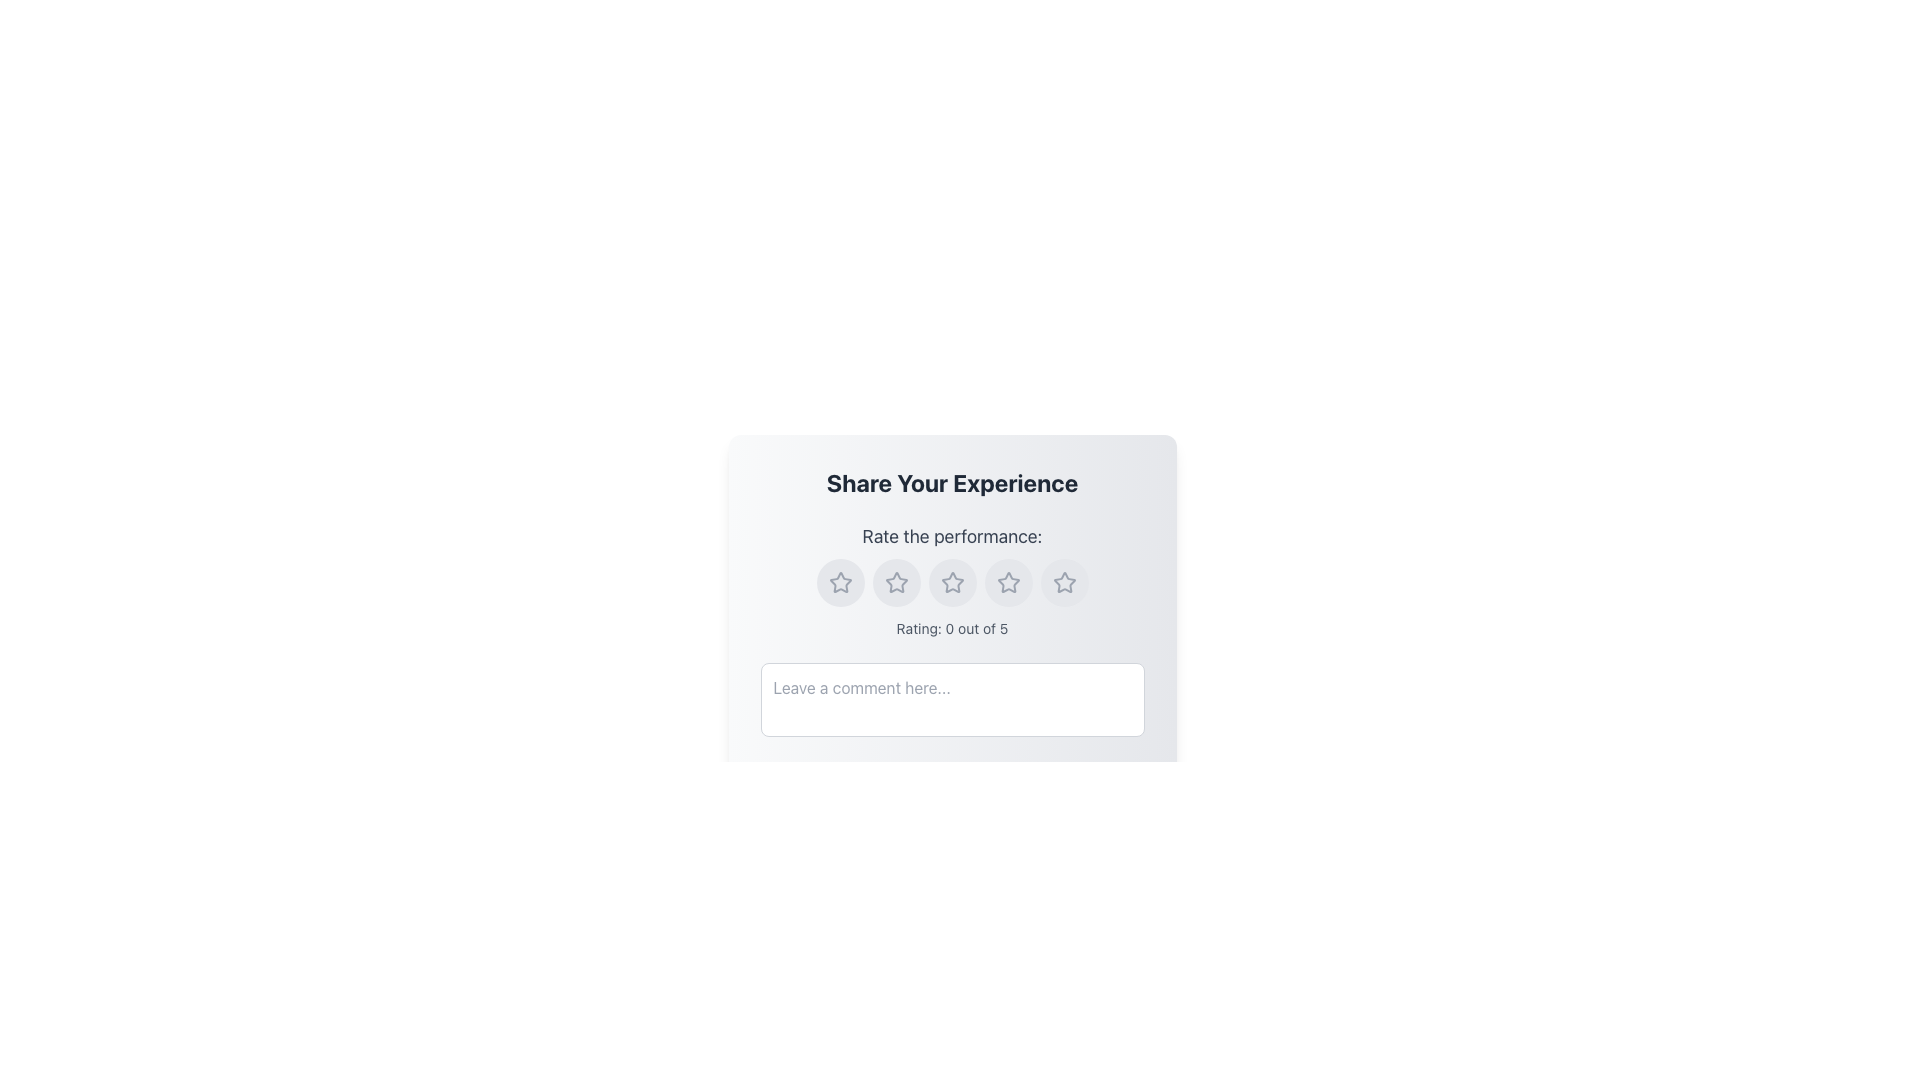 This screenshot has height=1080, width=1920. I want to click on the third star icon in the rating system, which is a non-interactive SVG star with a gray outline and transparent interior, located below the heading 'Rate the performance:', so click(951, 582).